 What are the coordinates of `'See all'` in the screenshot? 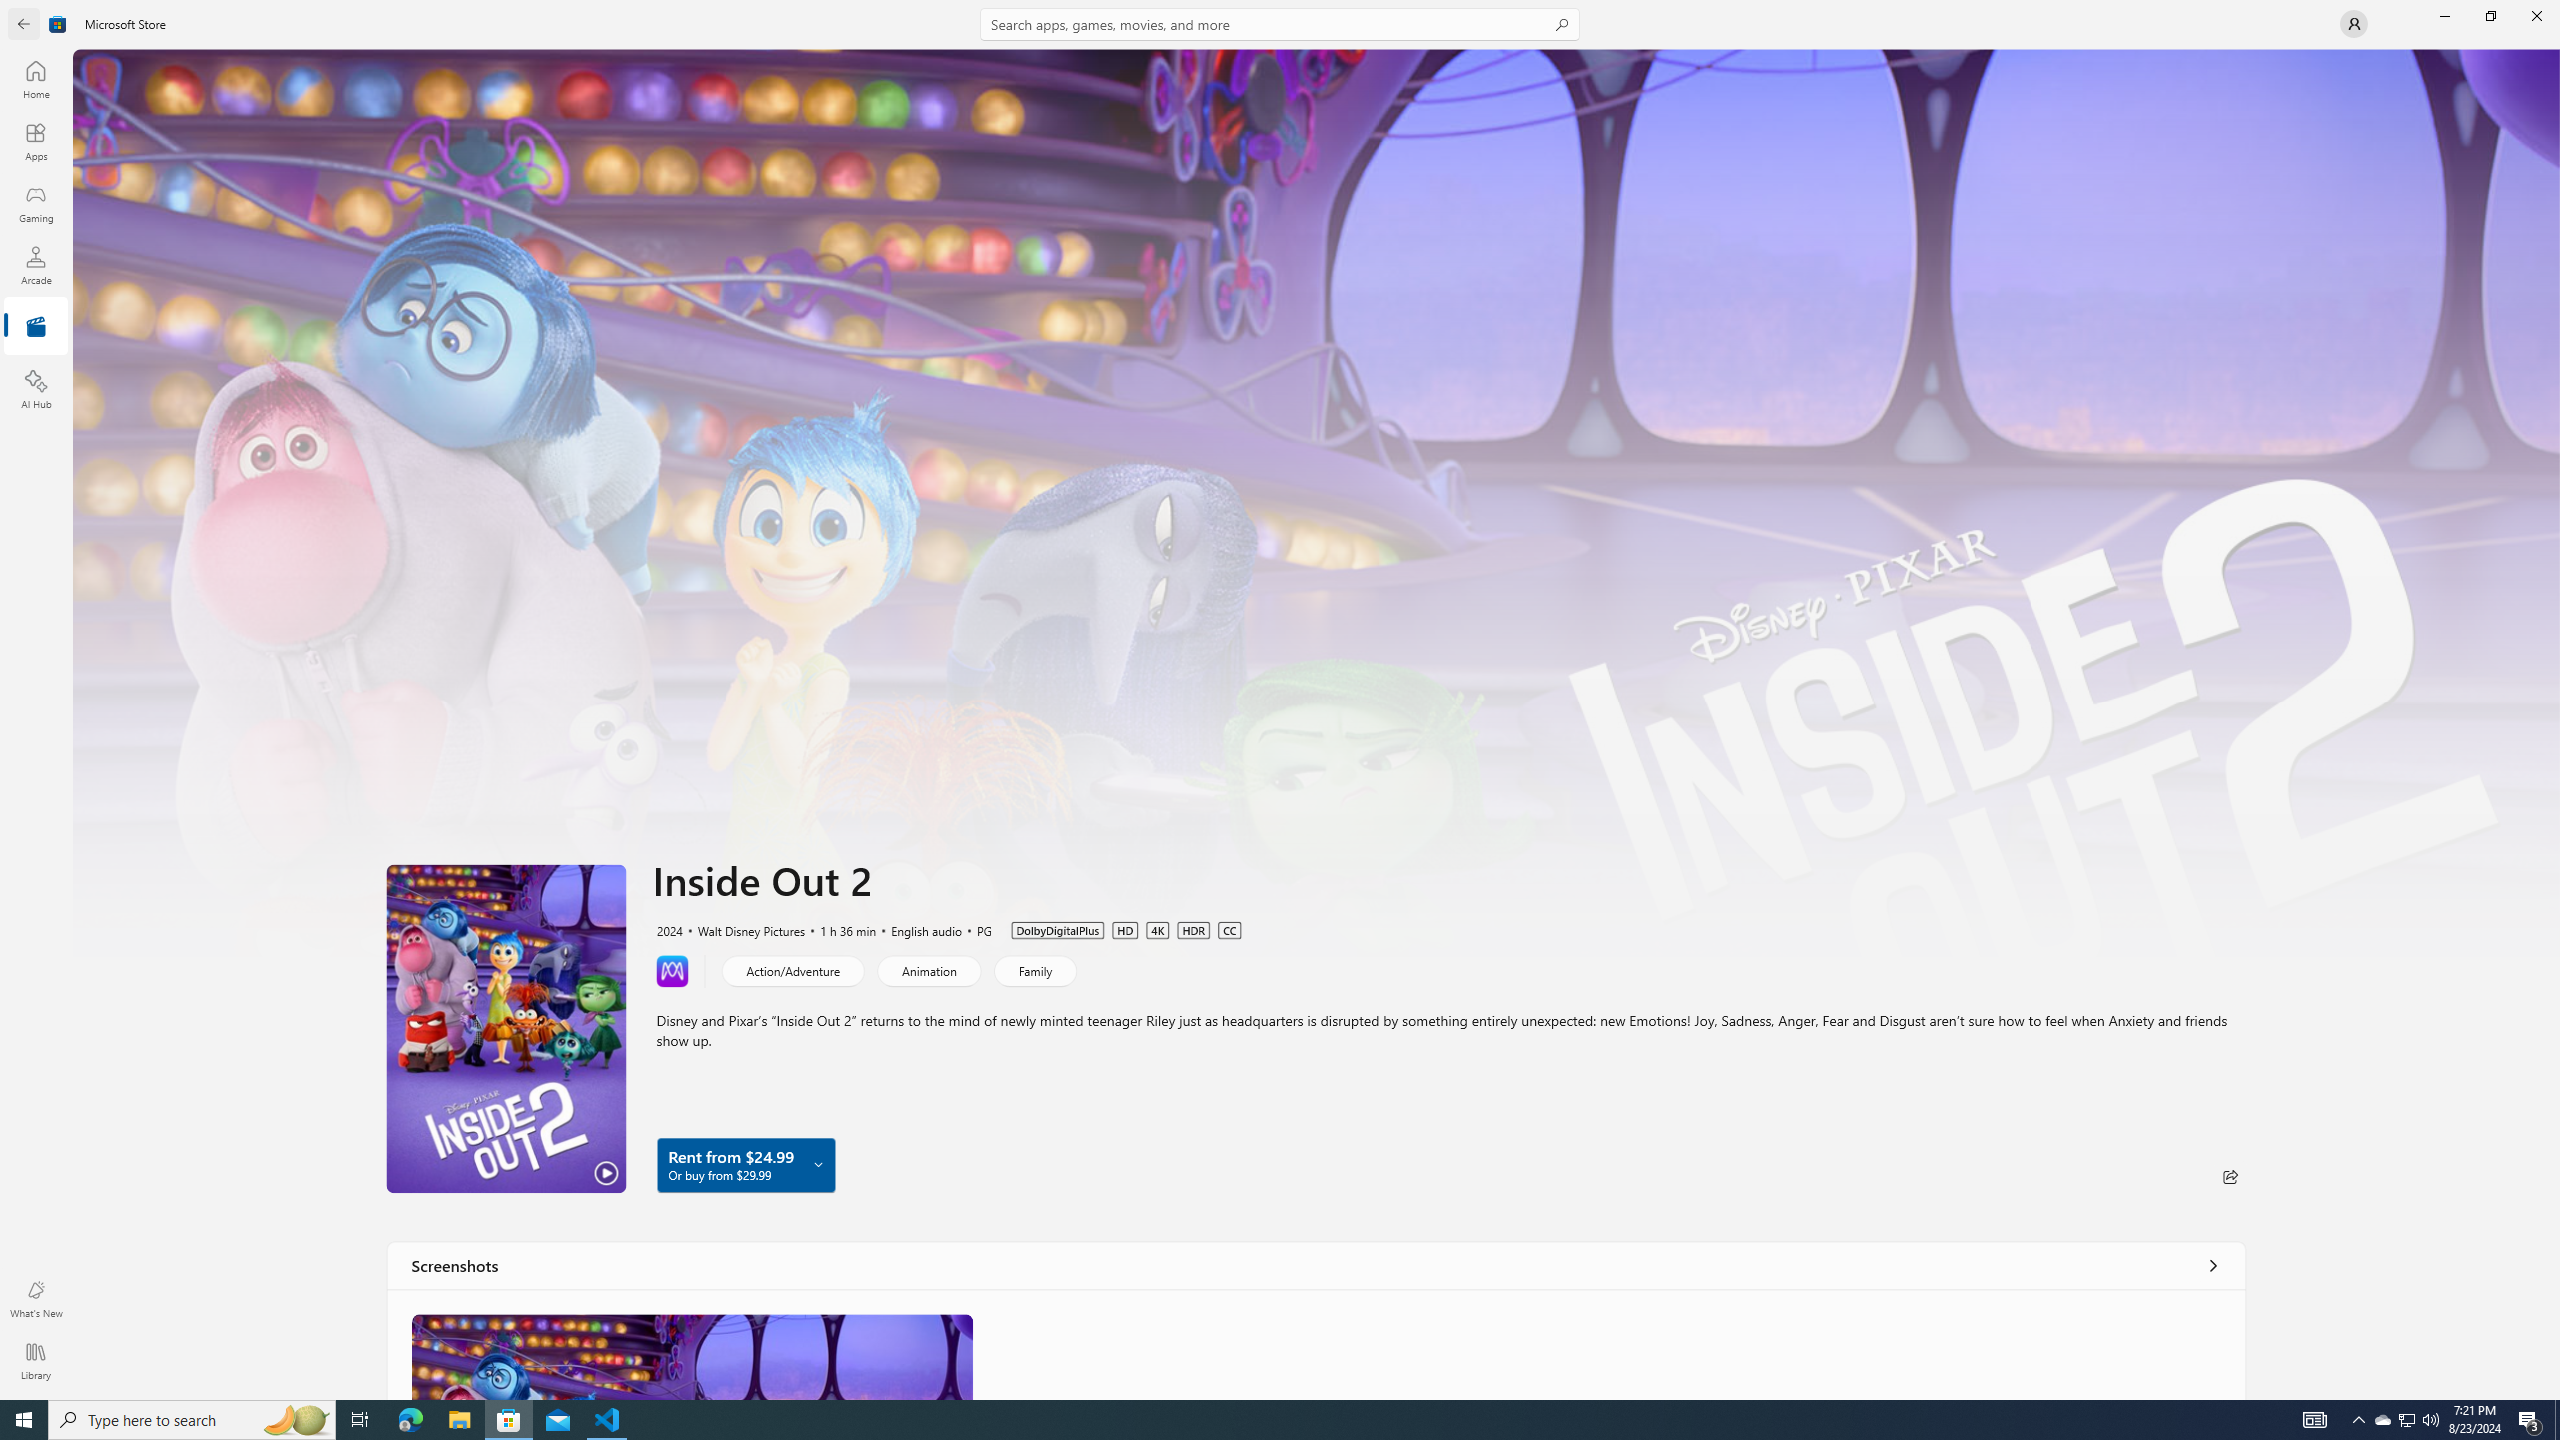 It's located at (2213, 1264).